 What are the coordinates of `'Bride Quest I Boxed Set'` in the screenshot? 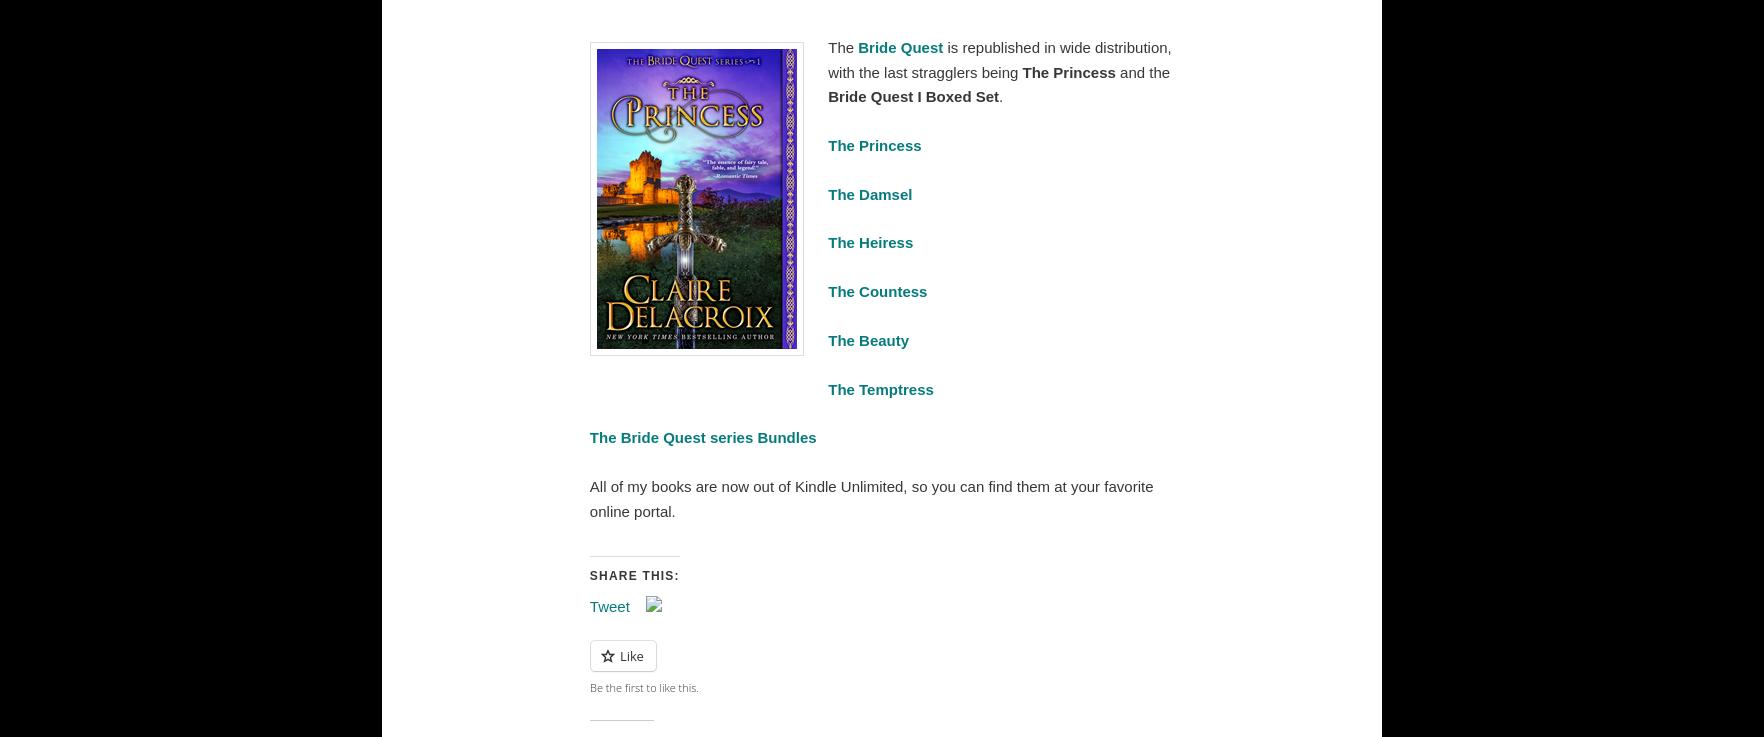 It's located at (828, 95).